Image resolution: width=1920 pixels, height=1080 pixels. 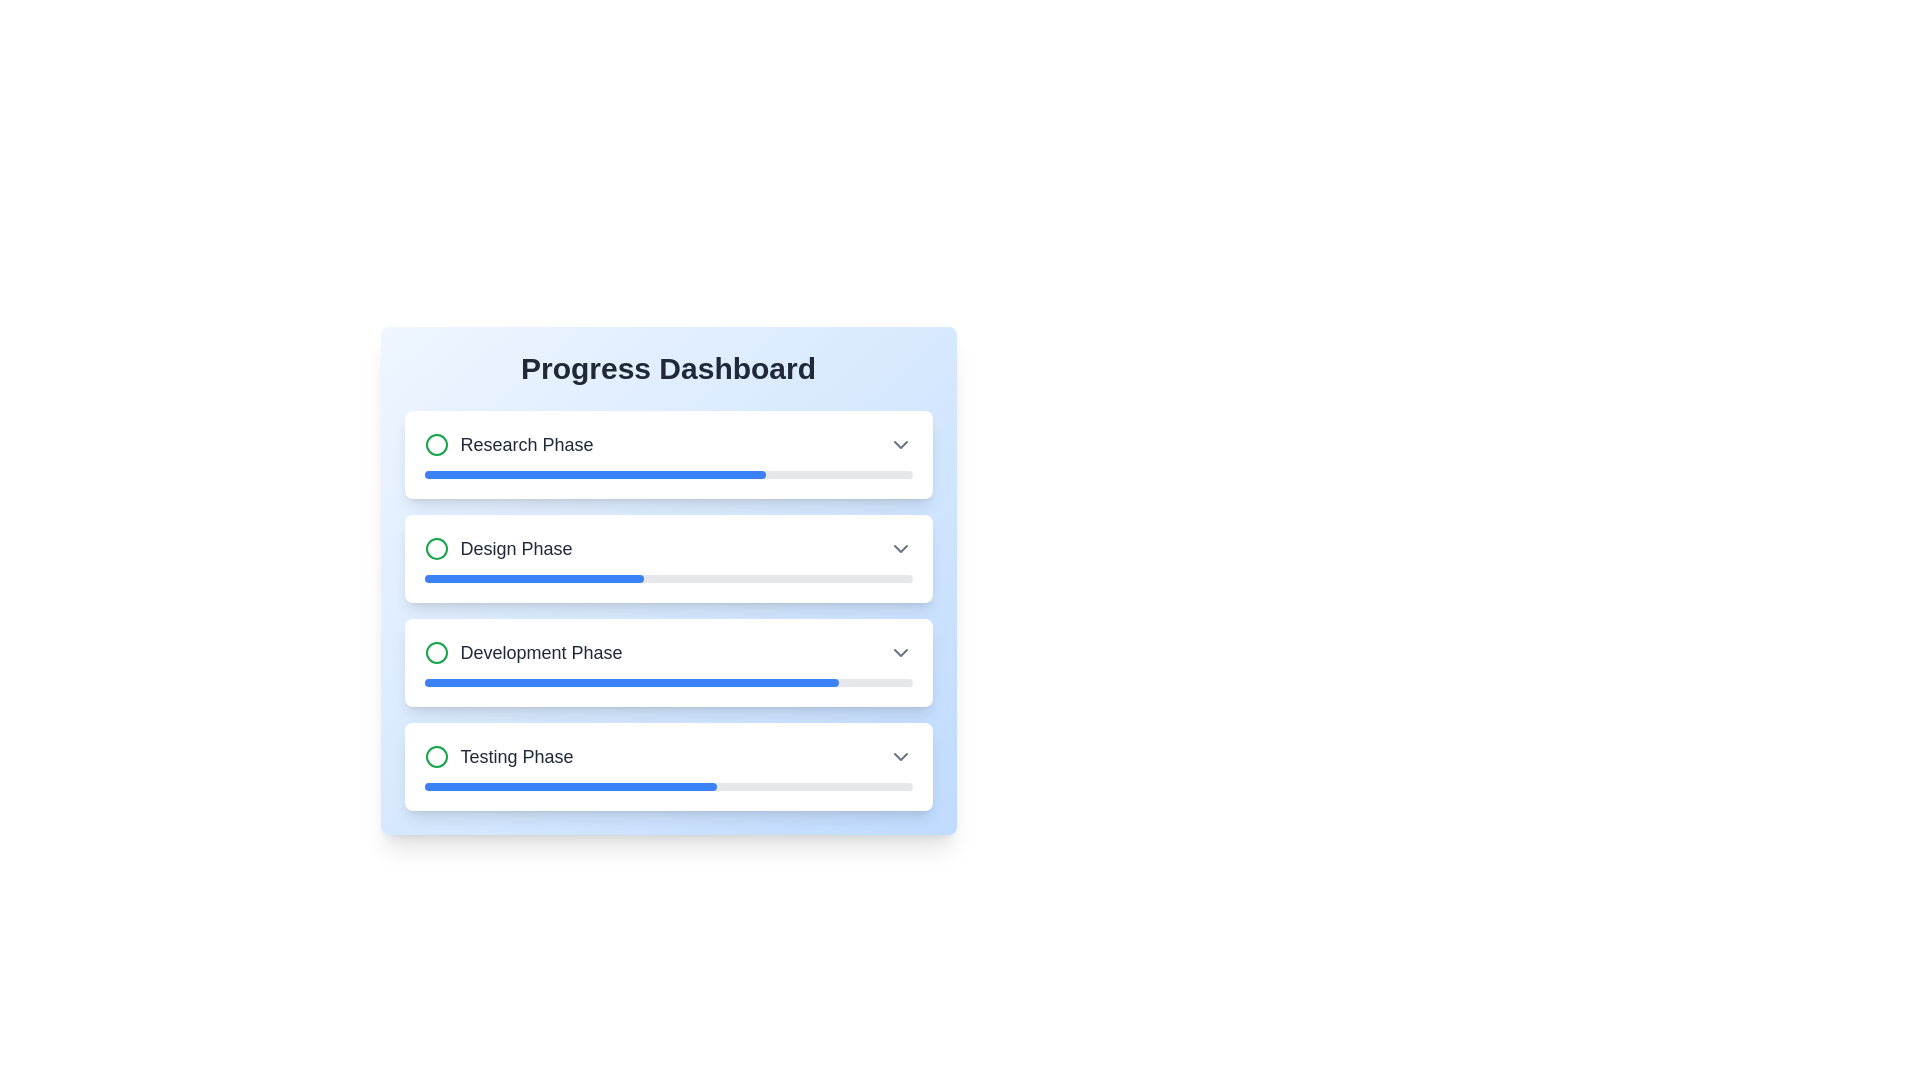 What do you see at coordinates (668, 578) in the screenshot?
I see `the progress bar located within the 'Design Phase' card in the second section of the 'Progress Dashboard', positioned below the title and above other details` at bounding box center [668, 578].